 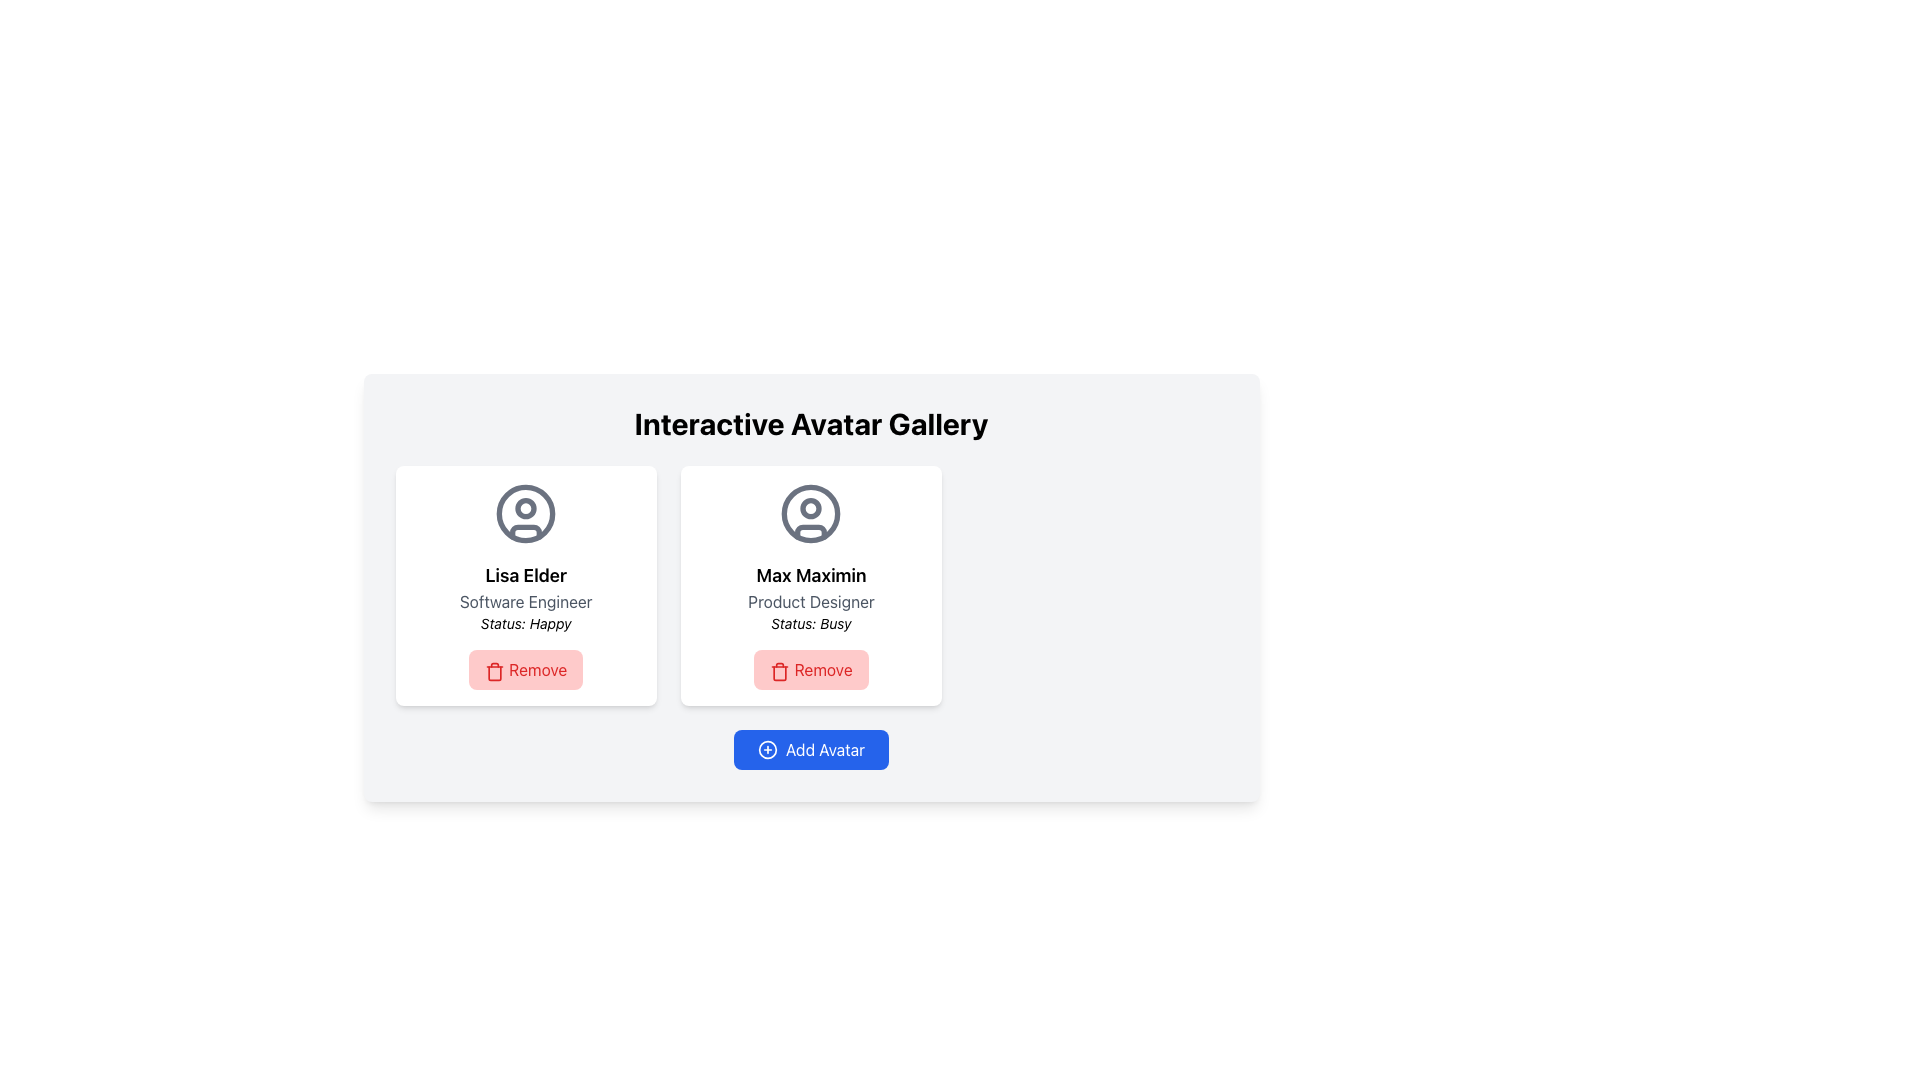 What do you see at coordinates (779, 671) in the screenshot?
I see `the icon to the left of the 'Remove' text in the red 'Remove' button beneath the card labeled 'Max Maximin.'` at bounding box center [779, 671].